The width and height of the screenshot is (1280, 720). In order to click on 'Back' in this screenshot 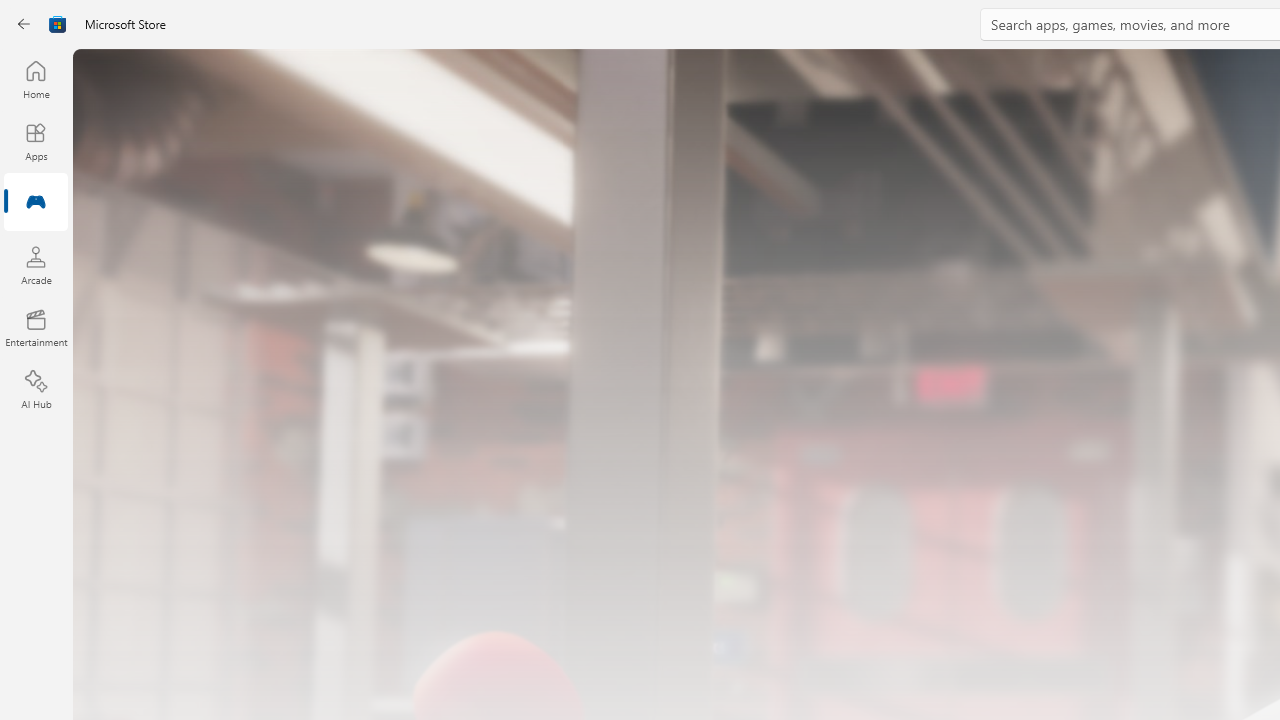, I will do `click(24, 24)`.